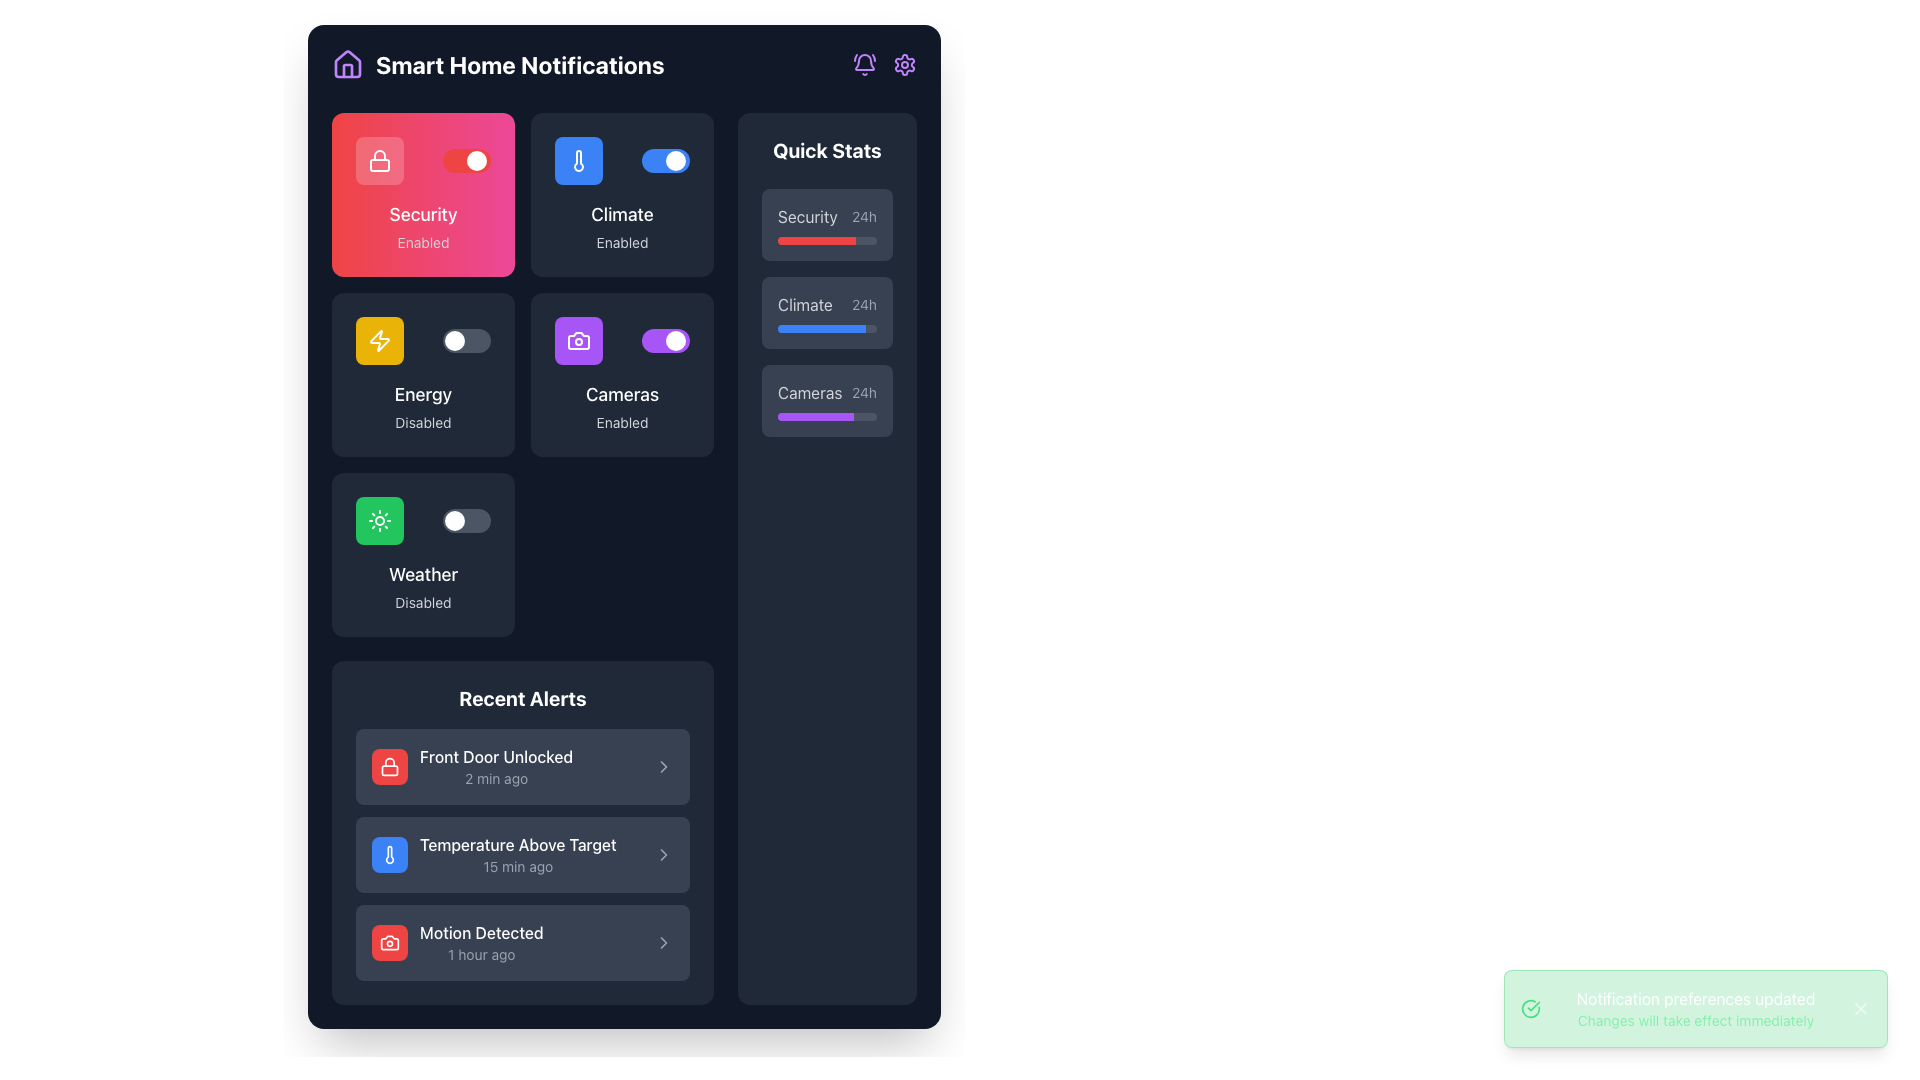  I want to click on informative message text located within the notification card in the lower right portion of the interface, specifically the second line of text that follows 'Notification preferences updated', so click(1694, 1021).